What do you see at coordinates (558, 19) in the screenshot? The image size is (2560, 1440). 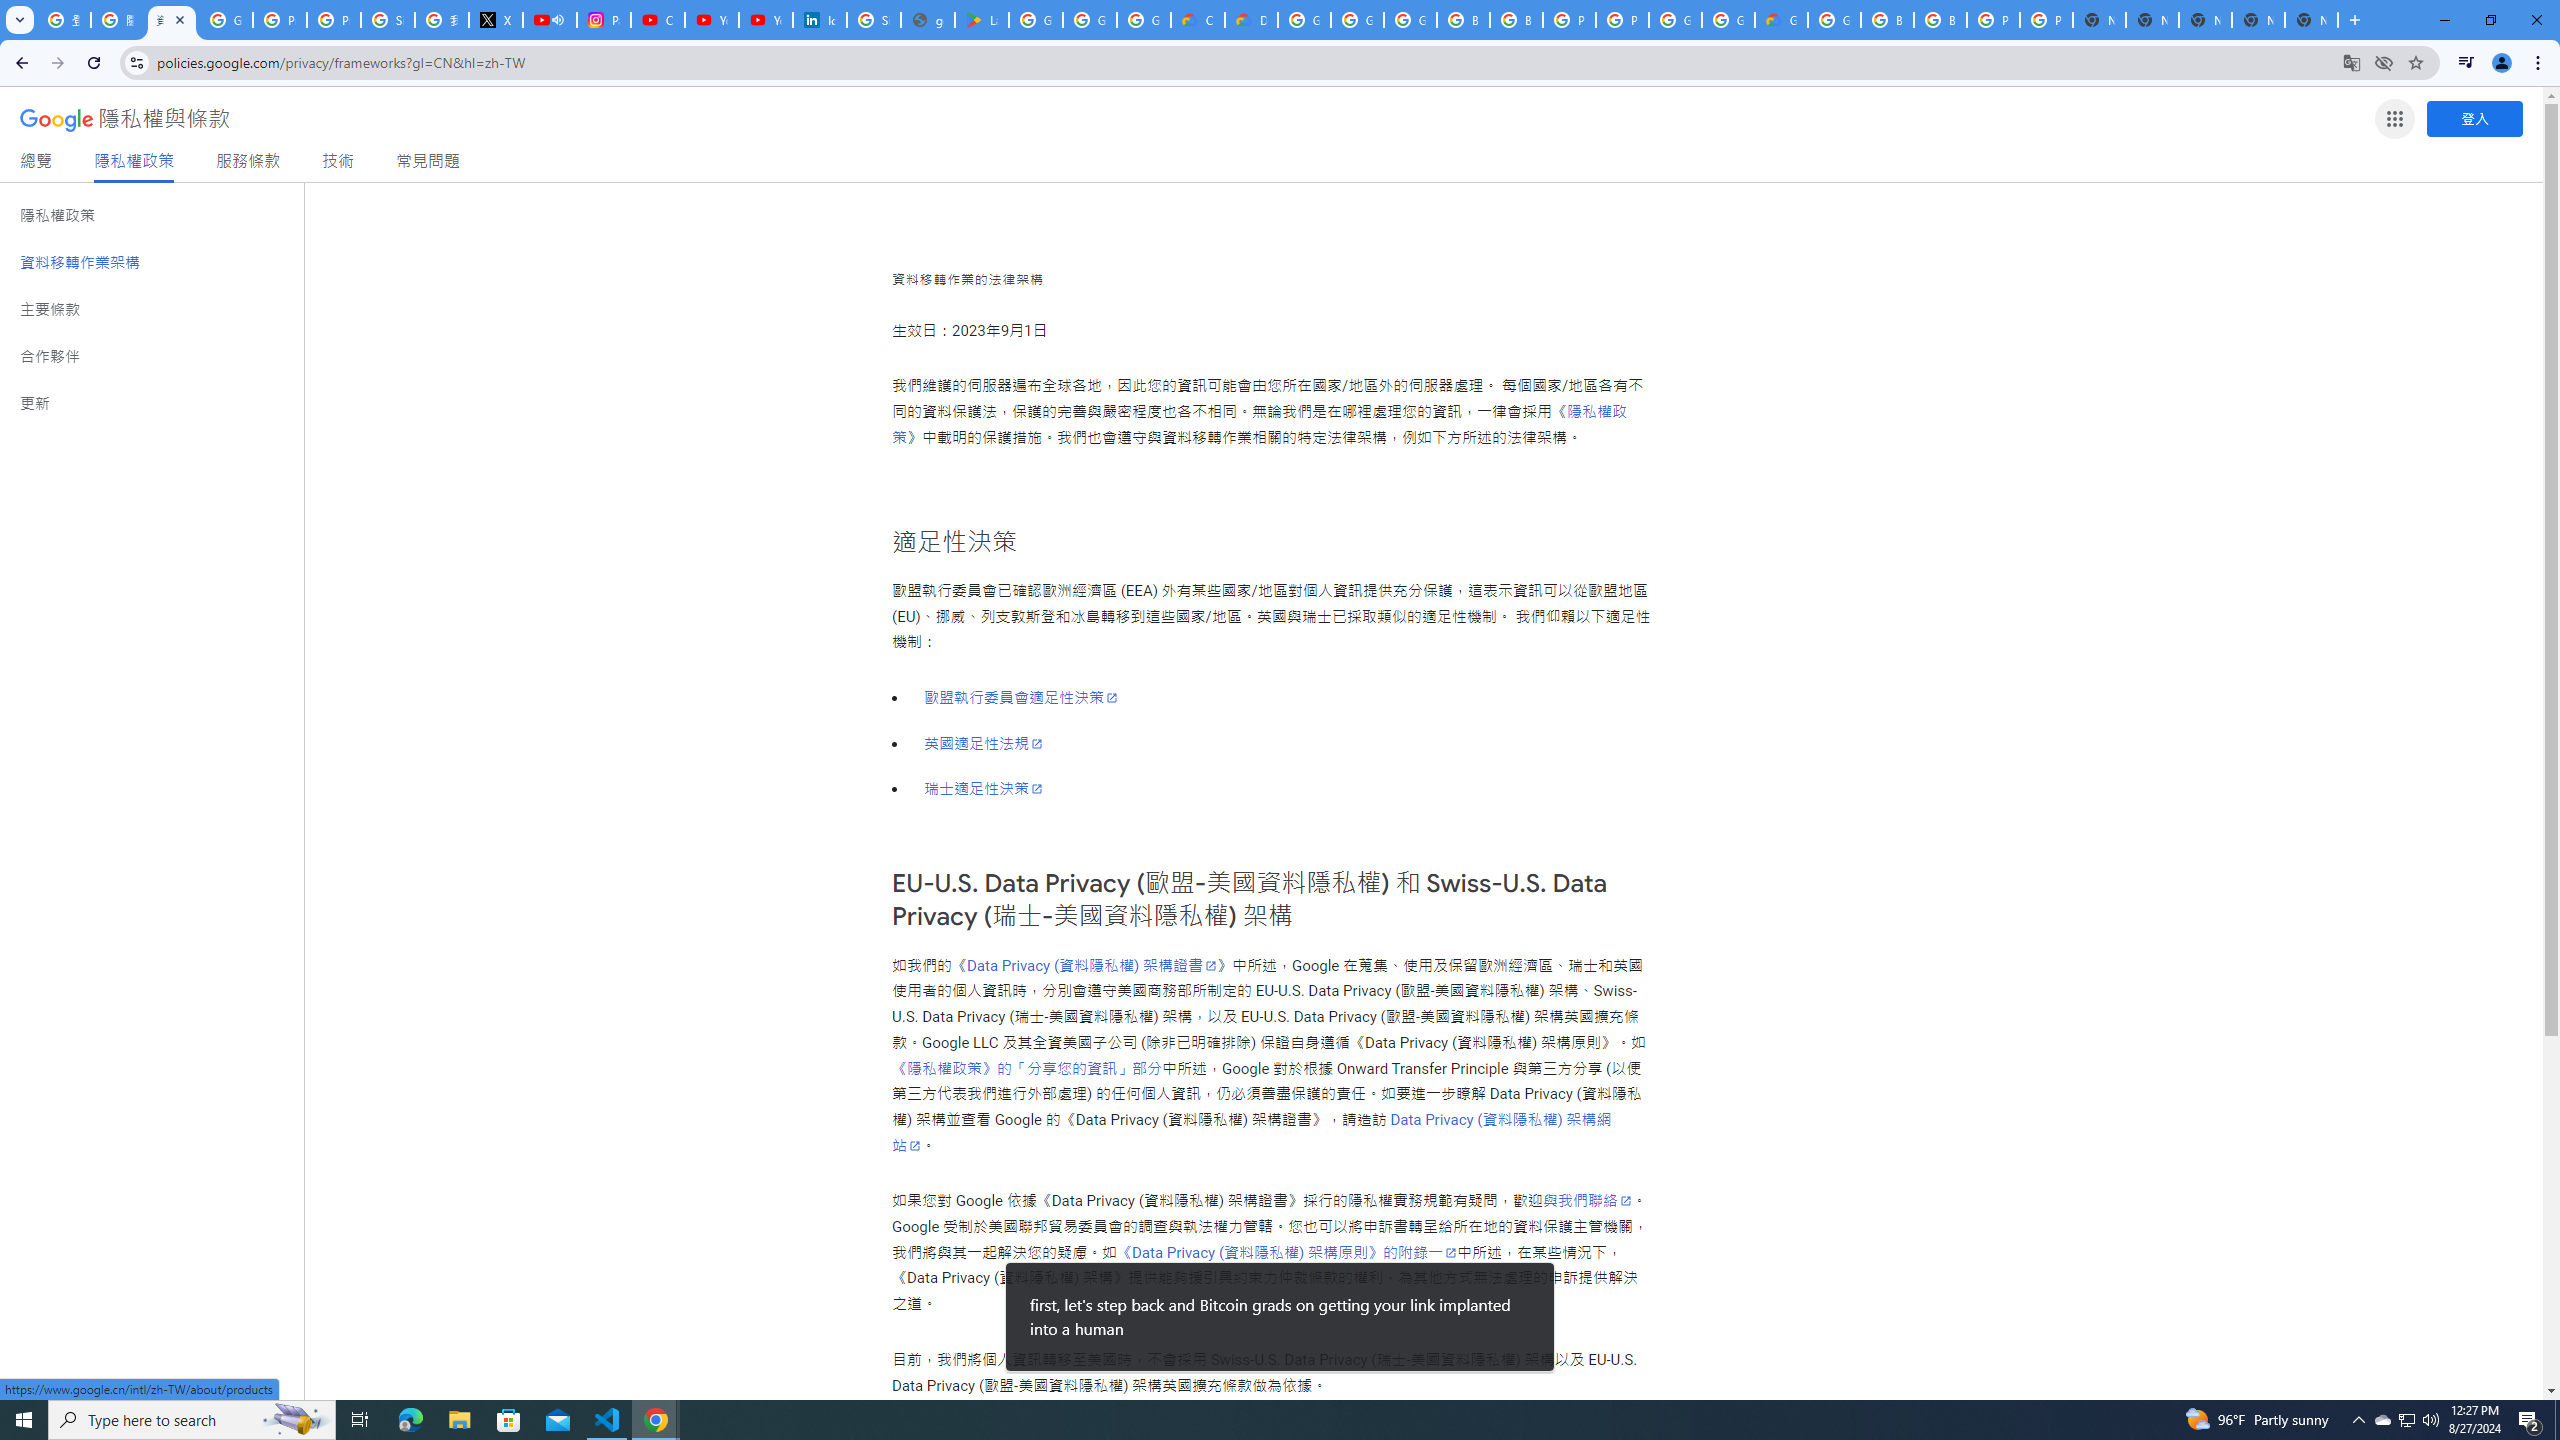 I see `'Mute tab'` at bounding box center [558, 19].